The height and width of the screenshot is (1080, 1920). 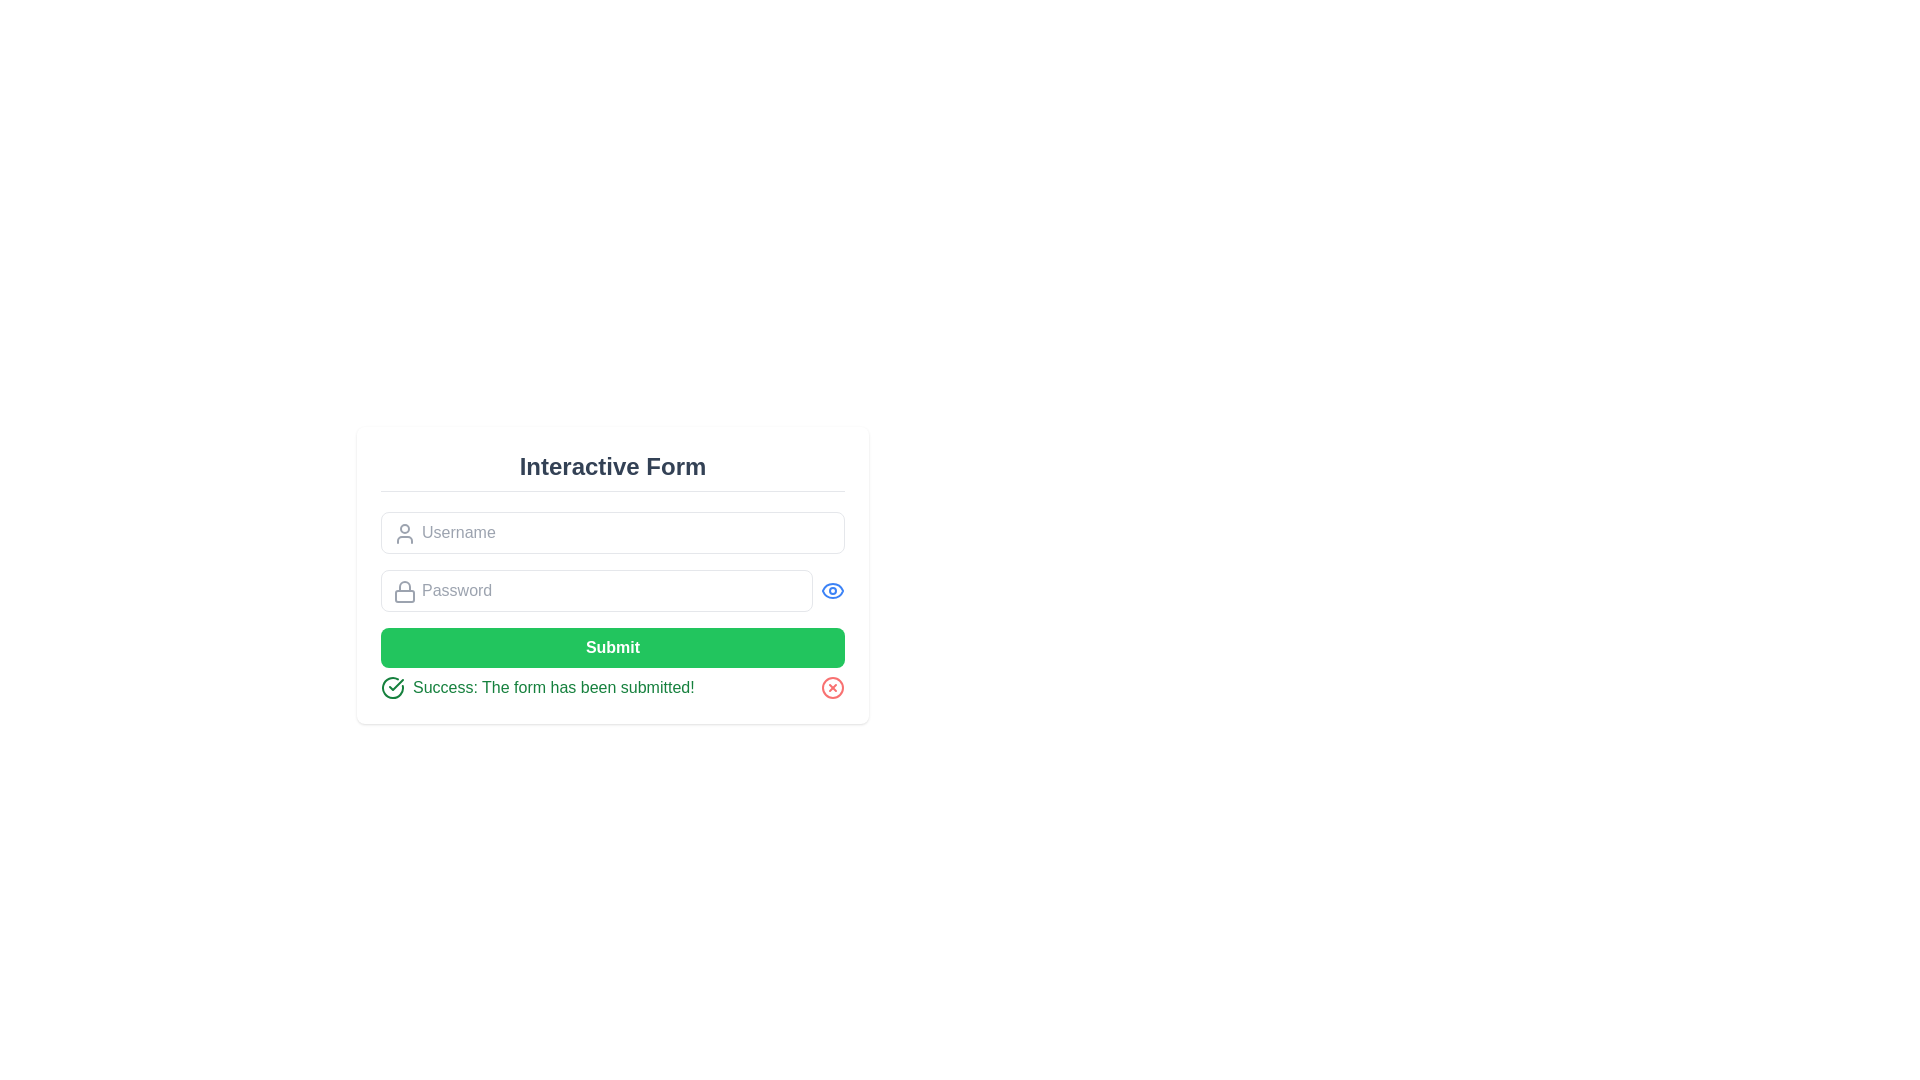 I want to click on the password input field located below the 'Username' input field and above the 'Submit' button, so click(x=595, y=589).